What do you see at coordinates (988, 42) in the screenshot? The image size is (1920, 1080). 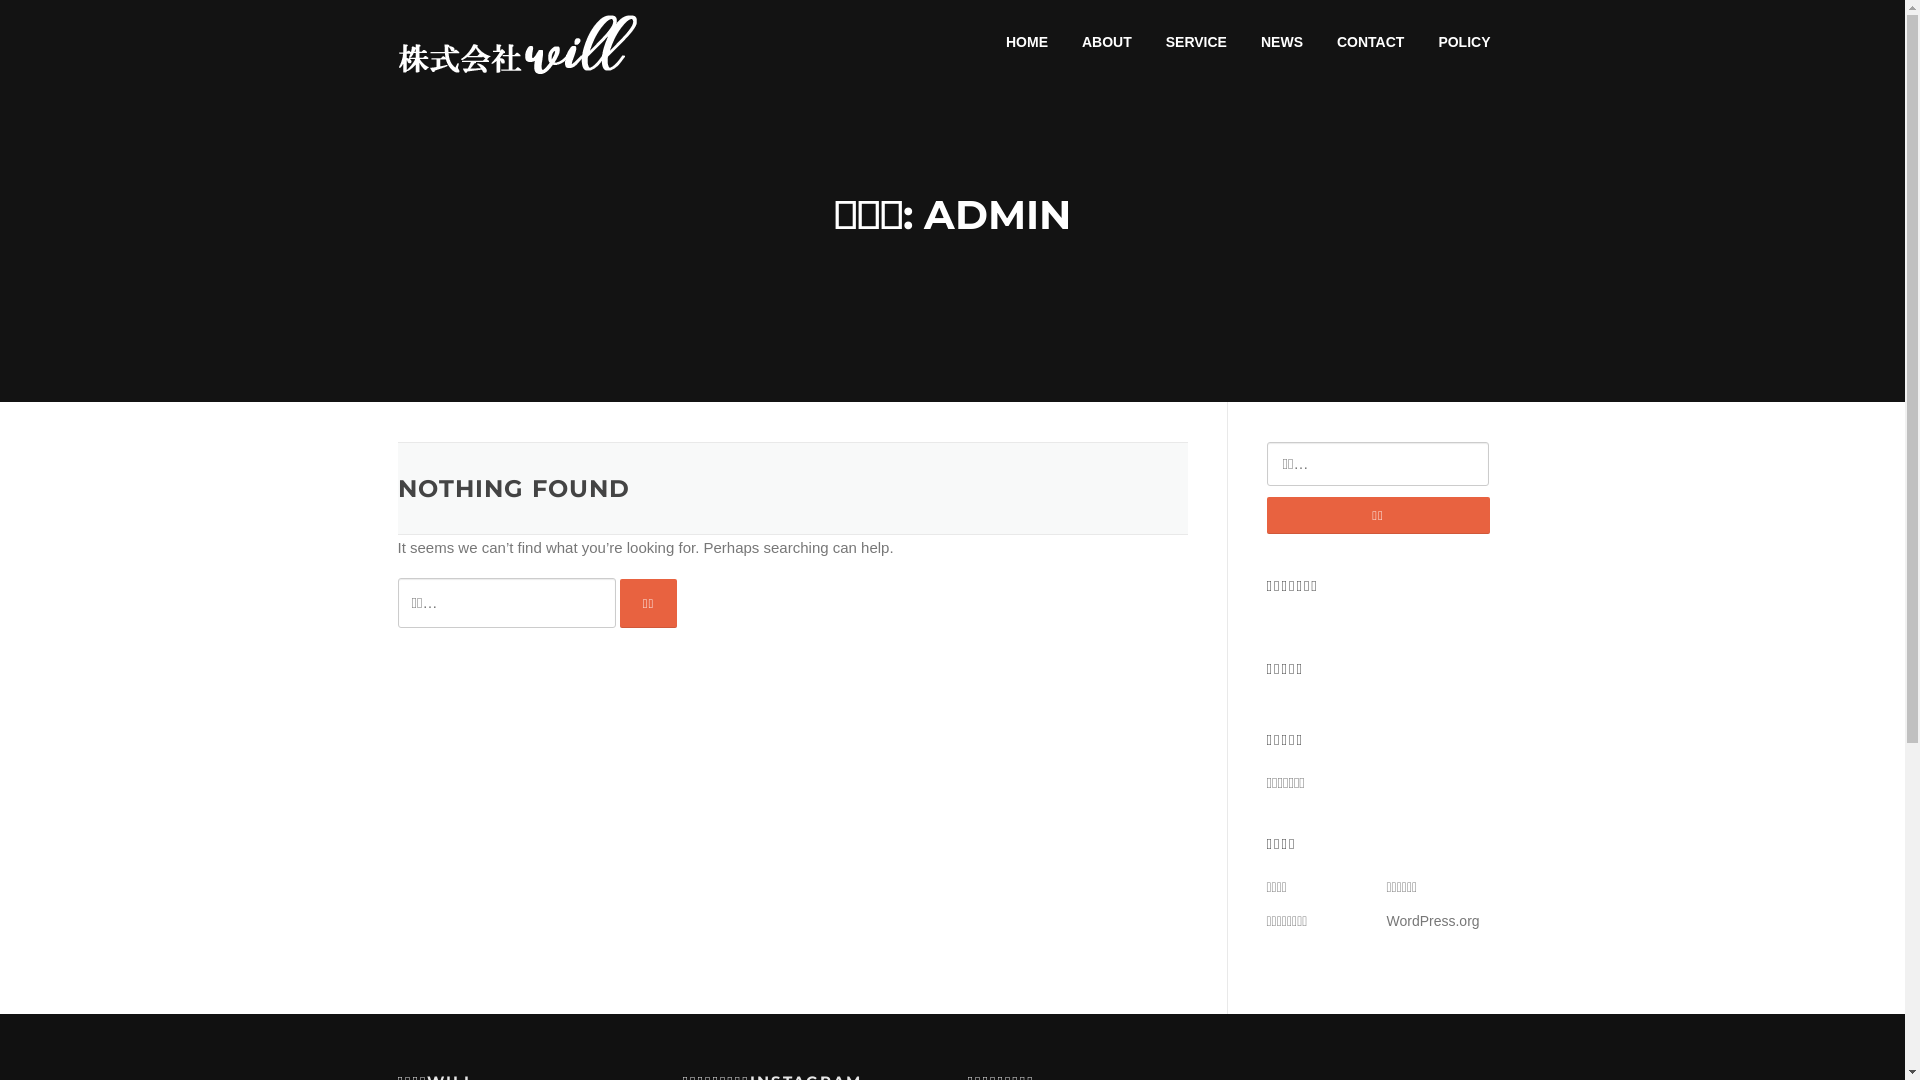 I see `'HOME'` at bounding box center [988, 42].